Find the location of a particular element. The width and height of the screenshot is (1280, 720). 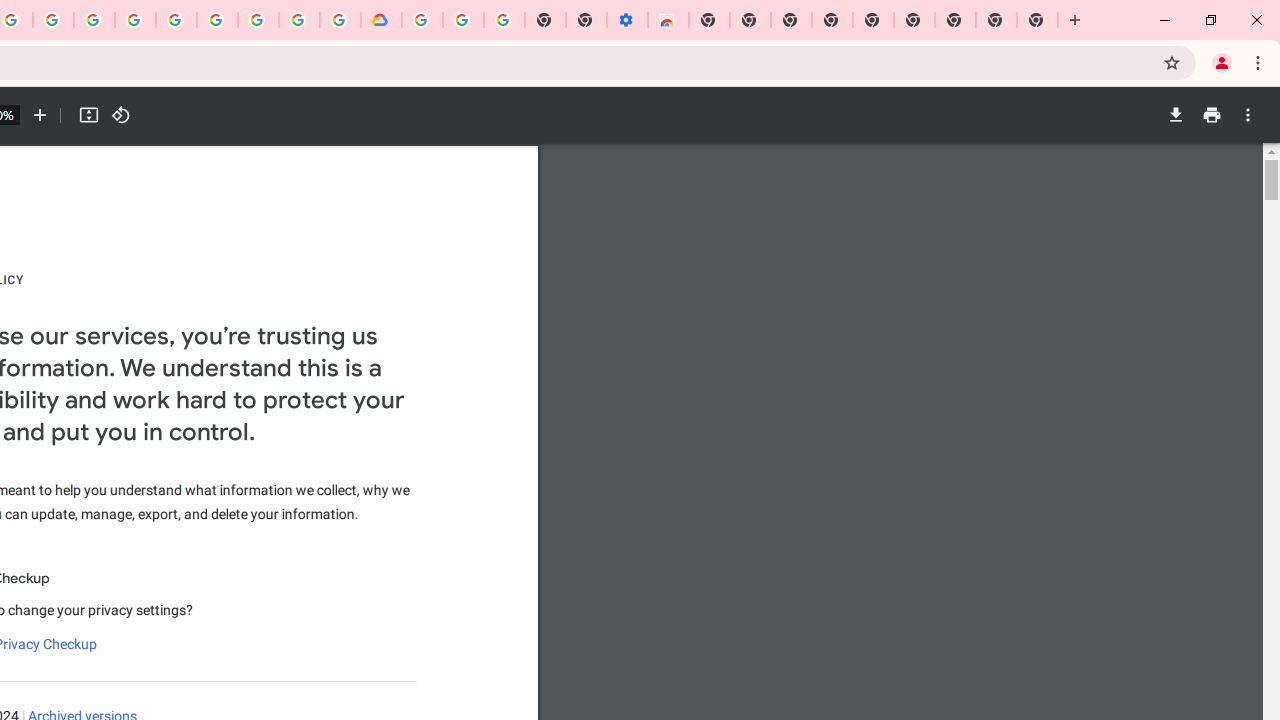

'Browse the Google Chrome Community - Google Chrome Community' is located at coordinates (340, 20).